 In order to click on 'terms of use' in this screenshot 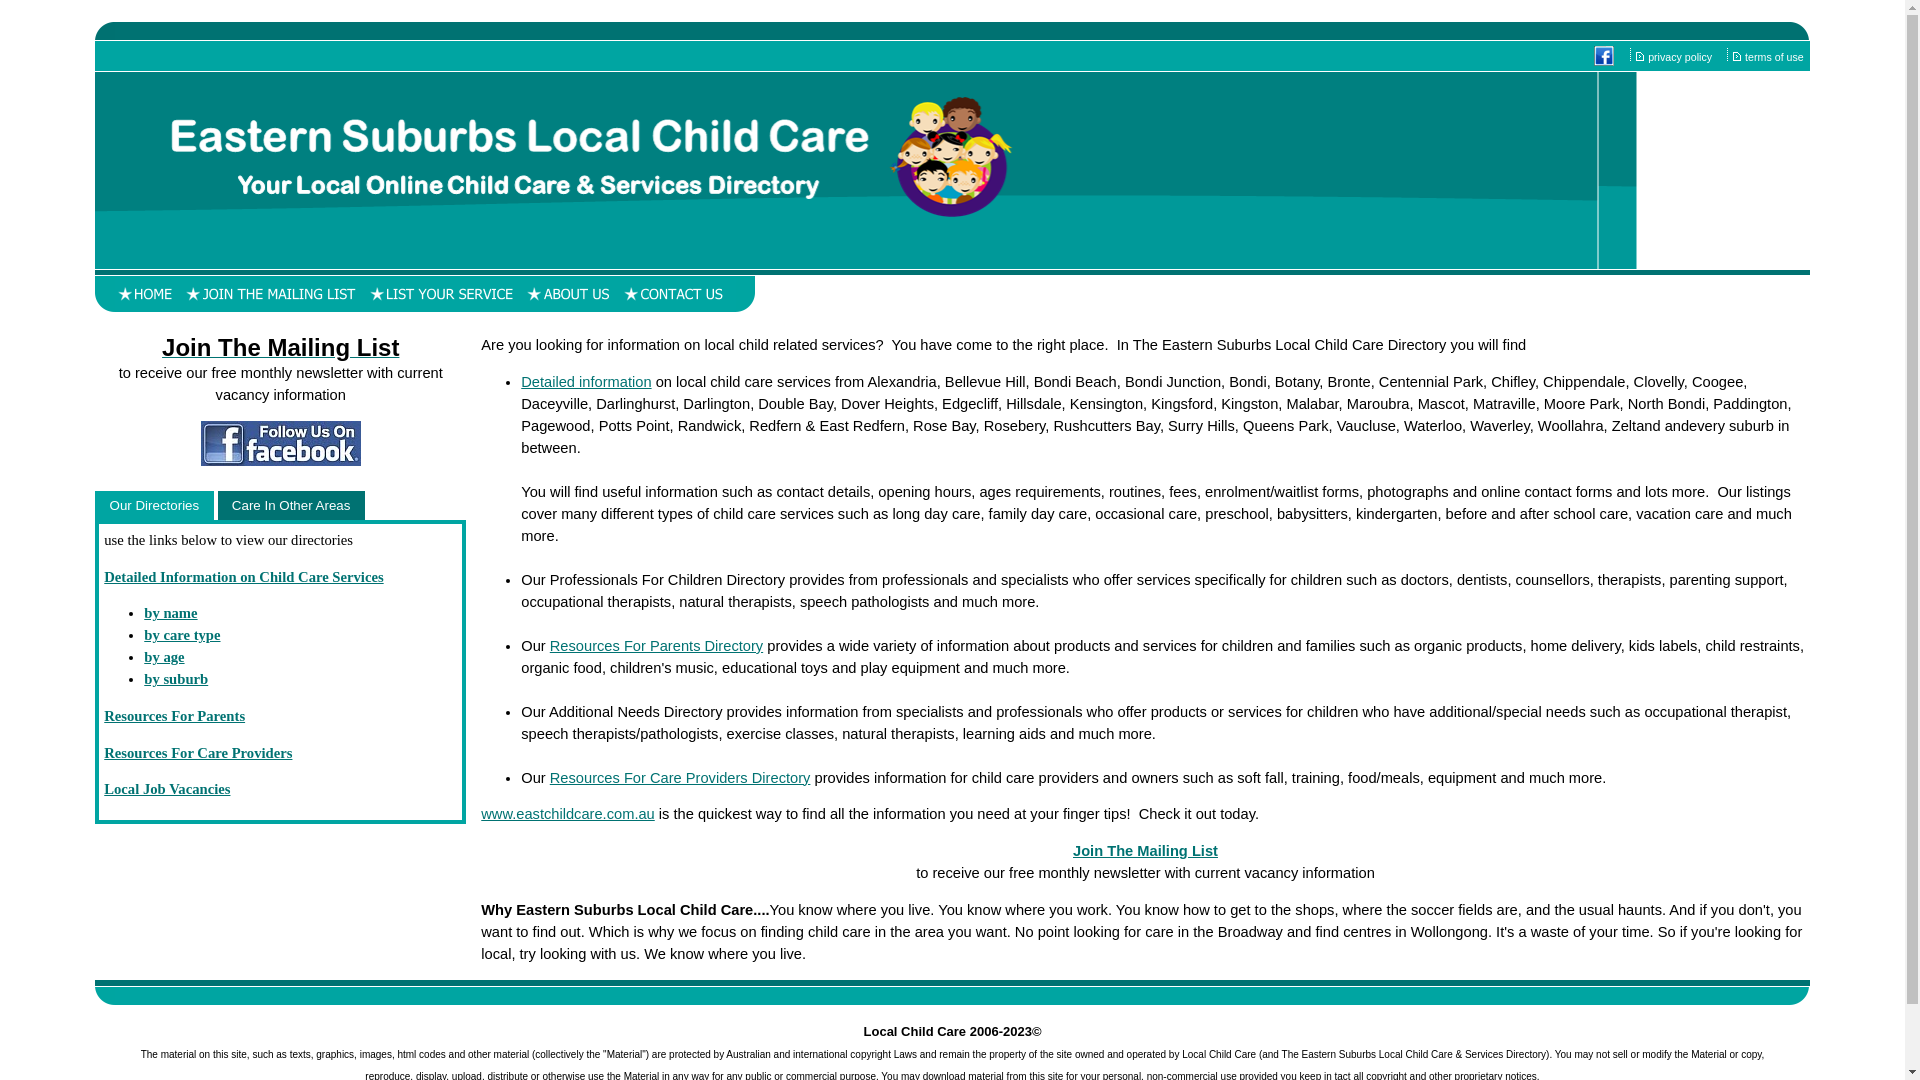, I will do `click(1775, 56)`.